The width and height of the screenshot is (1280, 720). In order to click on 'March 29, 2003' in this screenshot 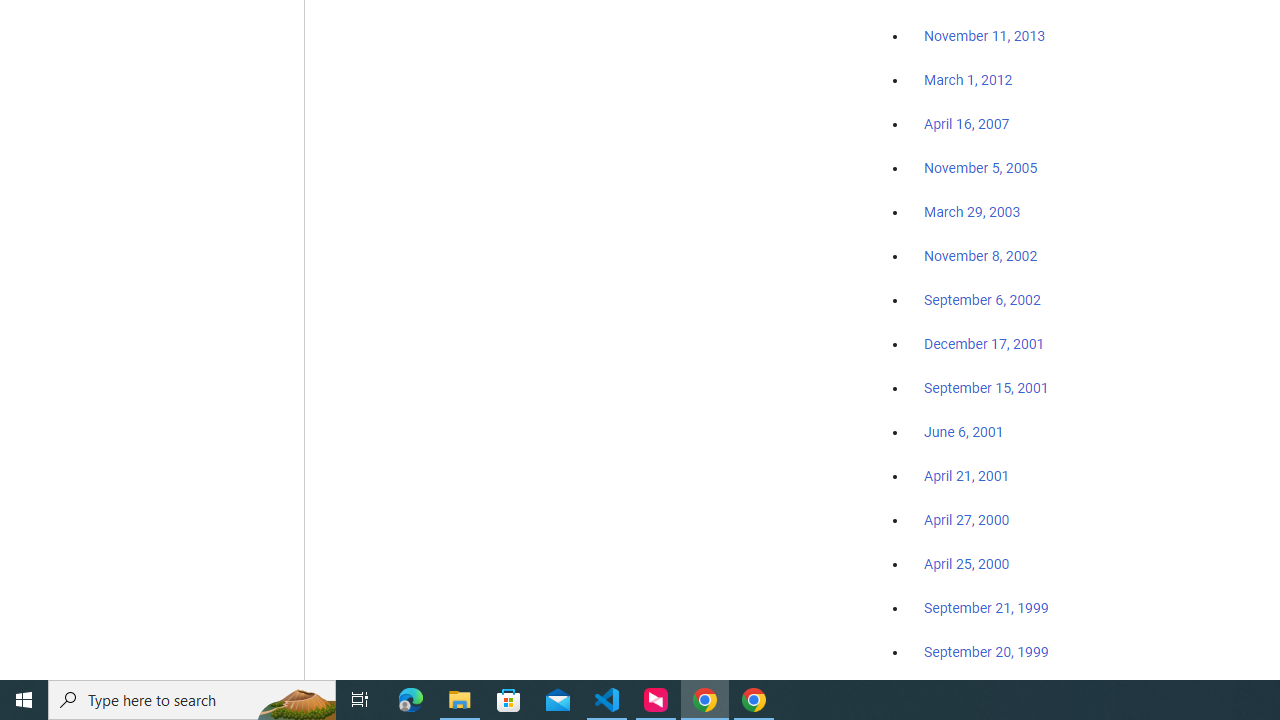, I will do `click(972, 212)`.